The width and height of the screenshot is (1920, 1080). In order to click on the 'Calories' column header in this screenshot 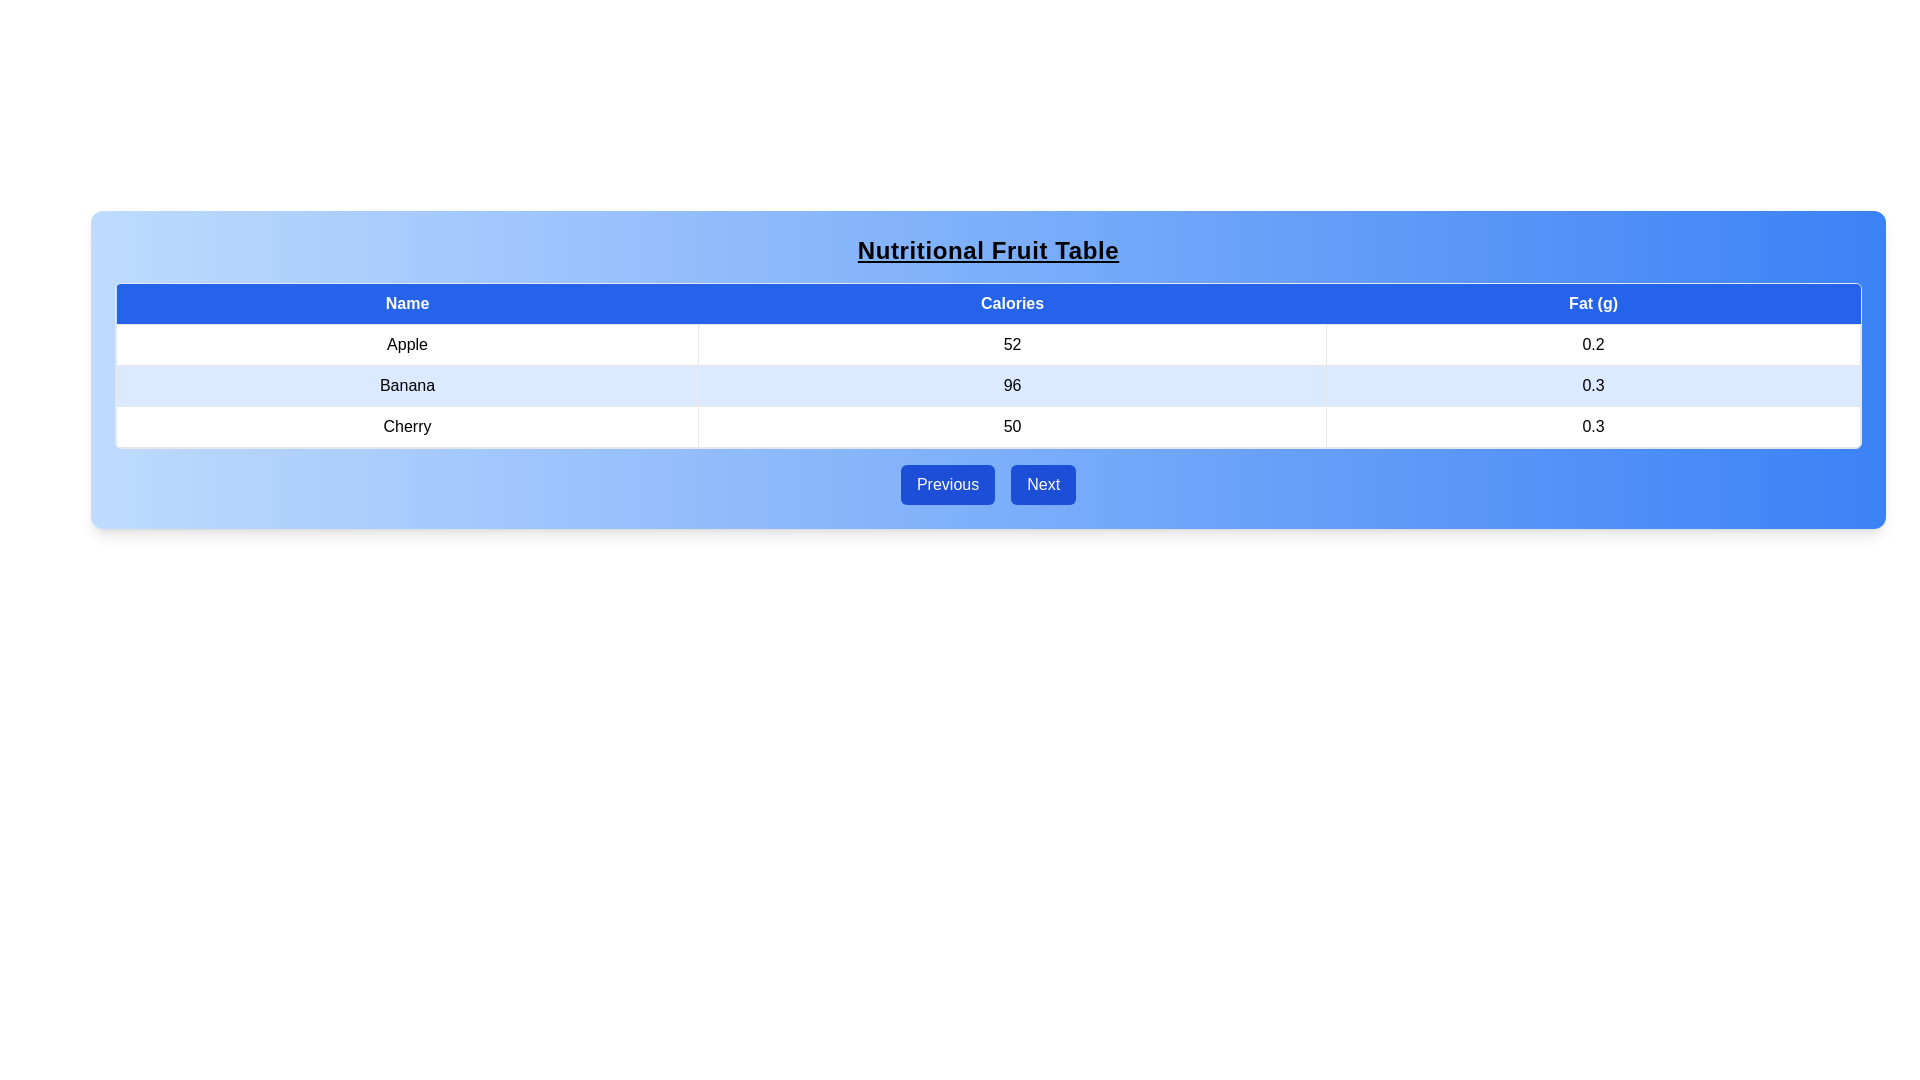, I will do `click(1012, 304)`.